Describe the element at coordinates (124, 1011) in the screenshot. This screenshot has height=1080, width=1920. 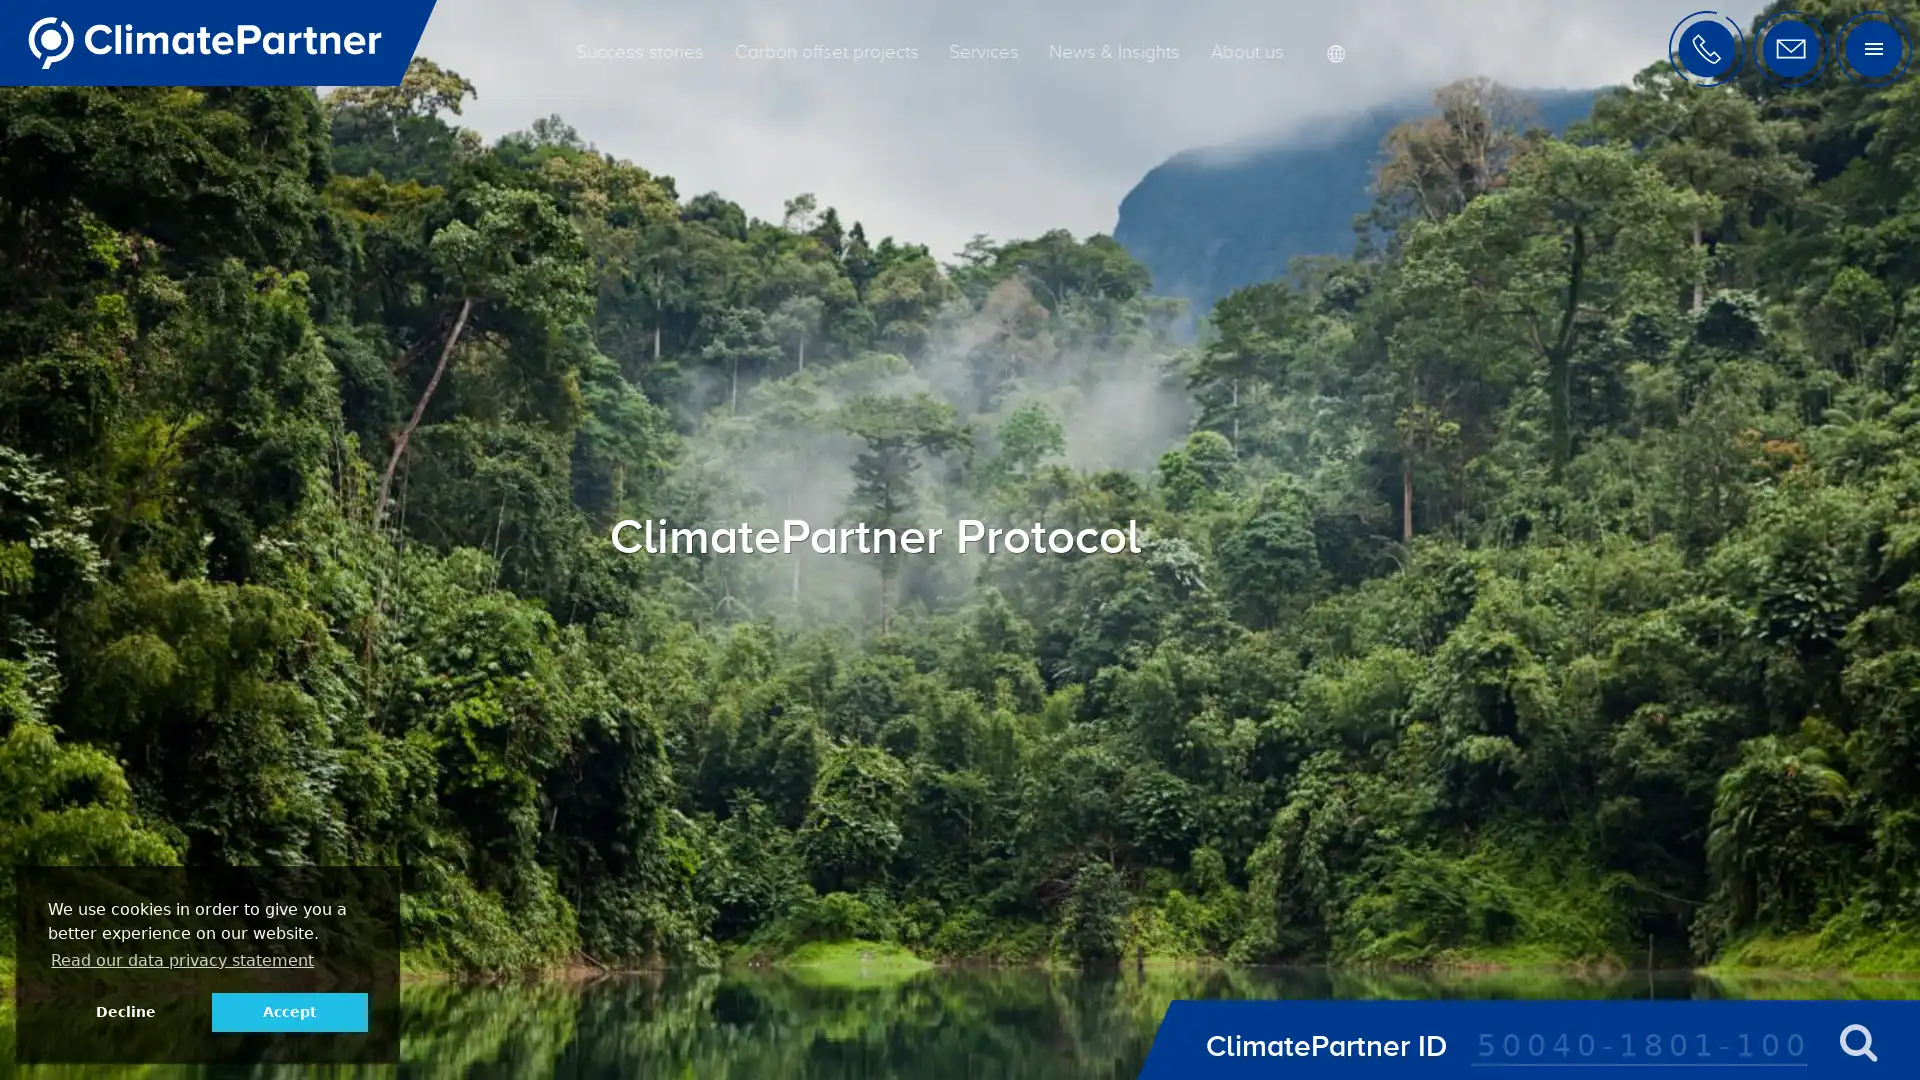
I see `deny cookies` at that location.